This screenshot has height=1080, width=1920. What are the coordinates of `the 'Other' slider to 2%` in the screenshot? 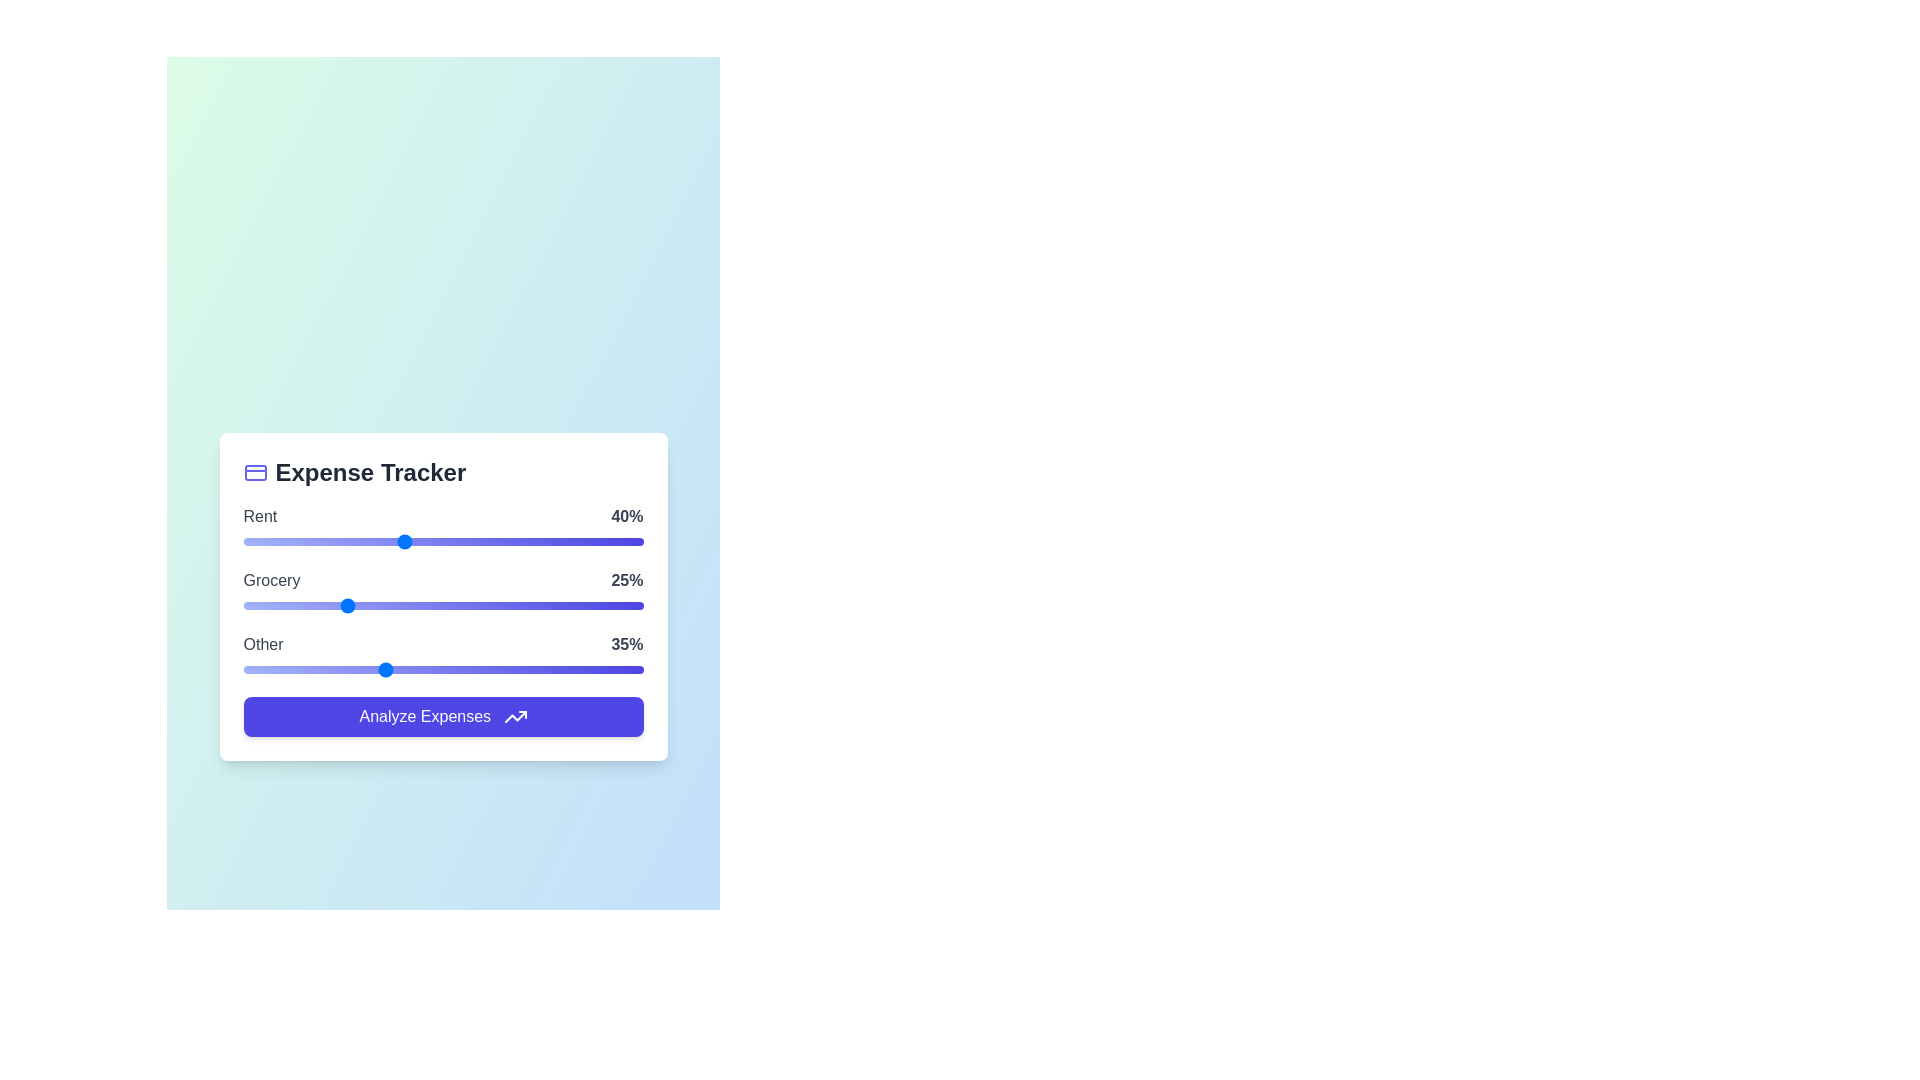 It's located at (250, 669).